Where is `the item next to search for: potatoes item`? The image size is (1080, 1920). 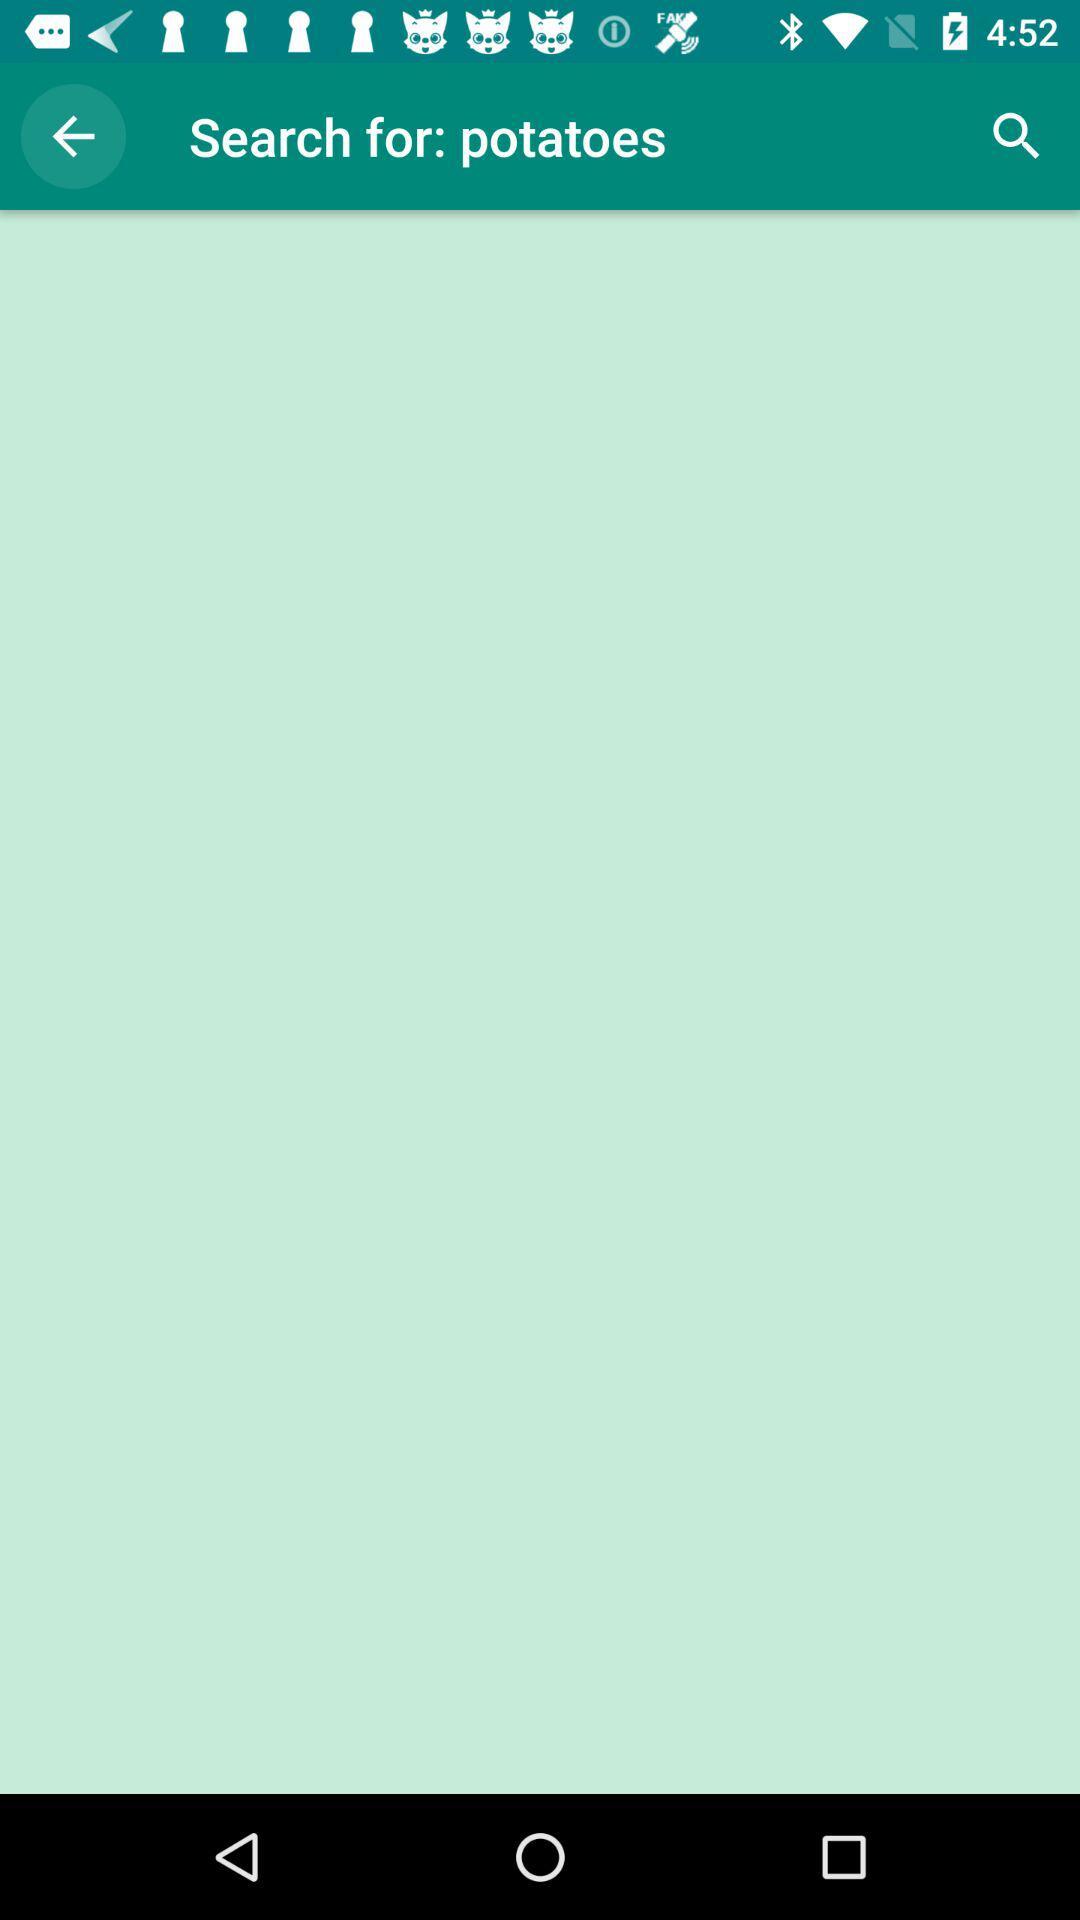 the item next to search for: potatoes item is located at coordinates (72, 135).